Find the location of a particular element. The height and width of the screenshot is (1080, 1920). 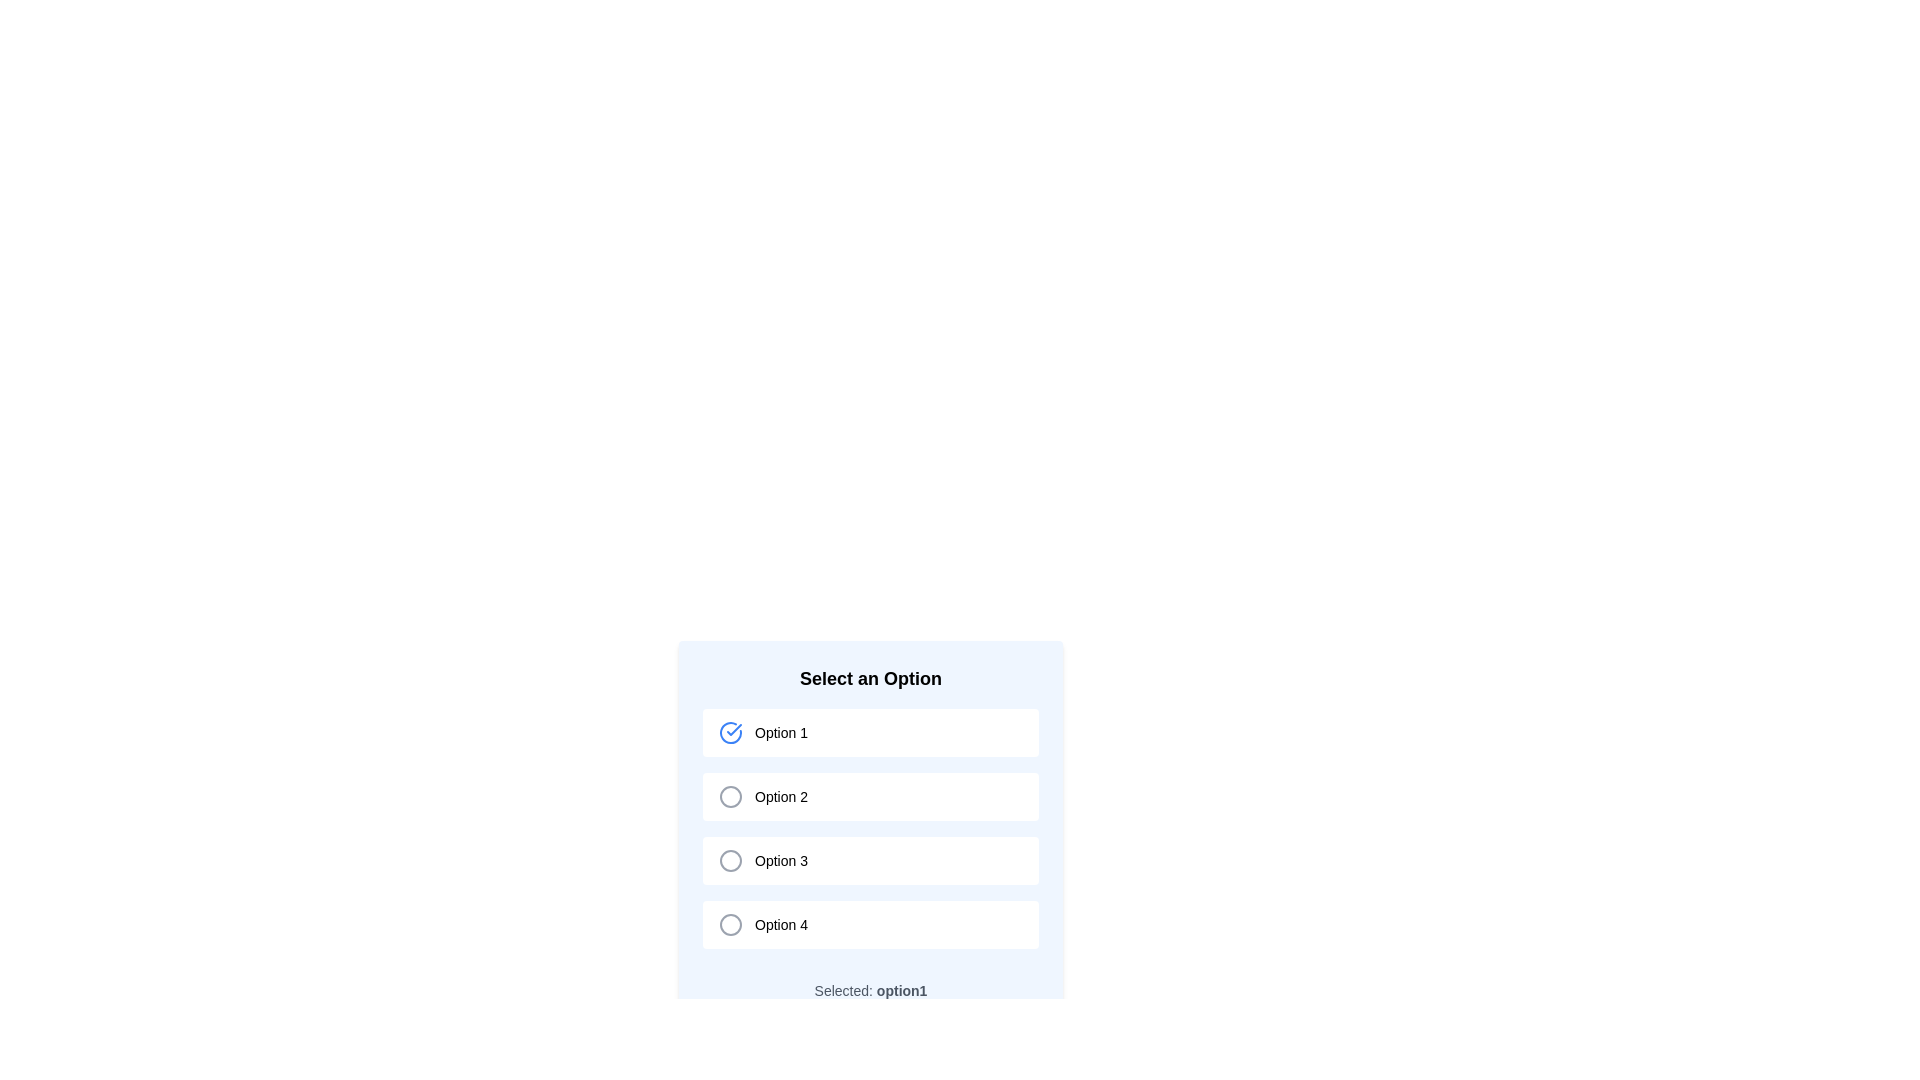

the radio button option labeled 'Option 4', which is styled with a white rounded background and changes to blue on hover, located as the fourth option in the vertical list titled 'Select an Option' is located at coordinates (870, 925).